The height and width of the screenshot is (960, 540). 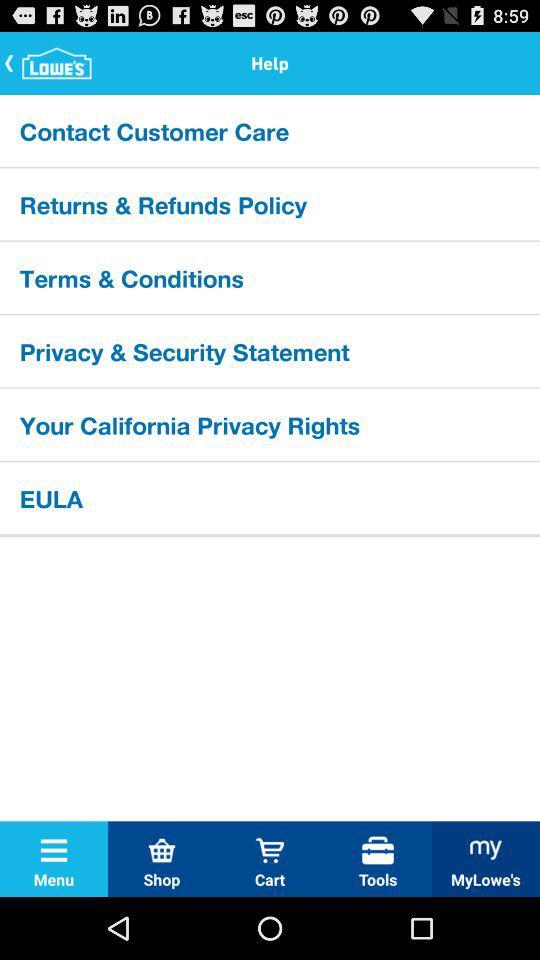 What do you see at coordinates (270, 496) in the screenshot?
I see `eula item` at bounding box center [270, 496].